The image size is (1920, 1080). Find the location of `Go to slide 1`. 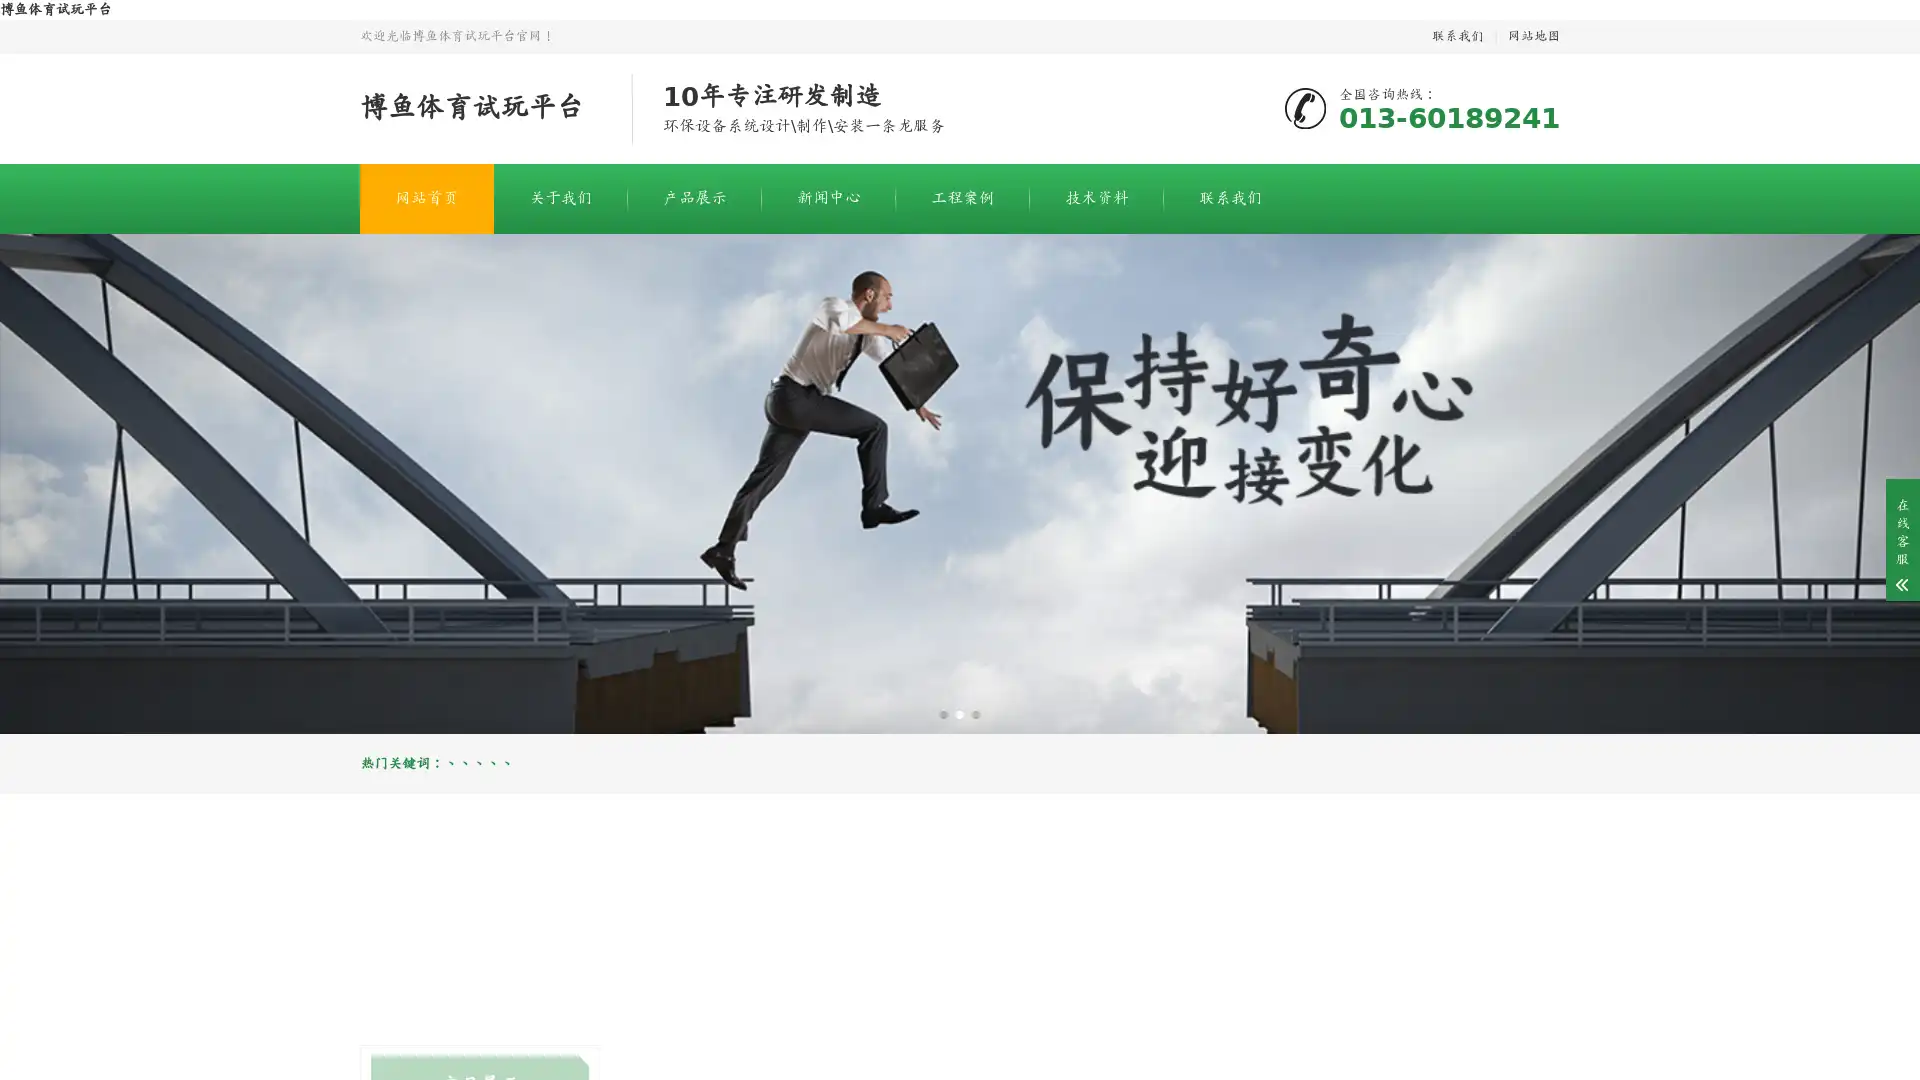

Go to slide 1 is located at coordinates (943, 713).